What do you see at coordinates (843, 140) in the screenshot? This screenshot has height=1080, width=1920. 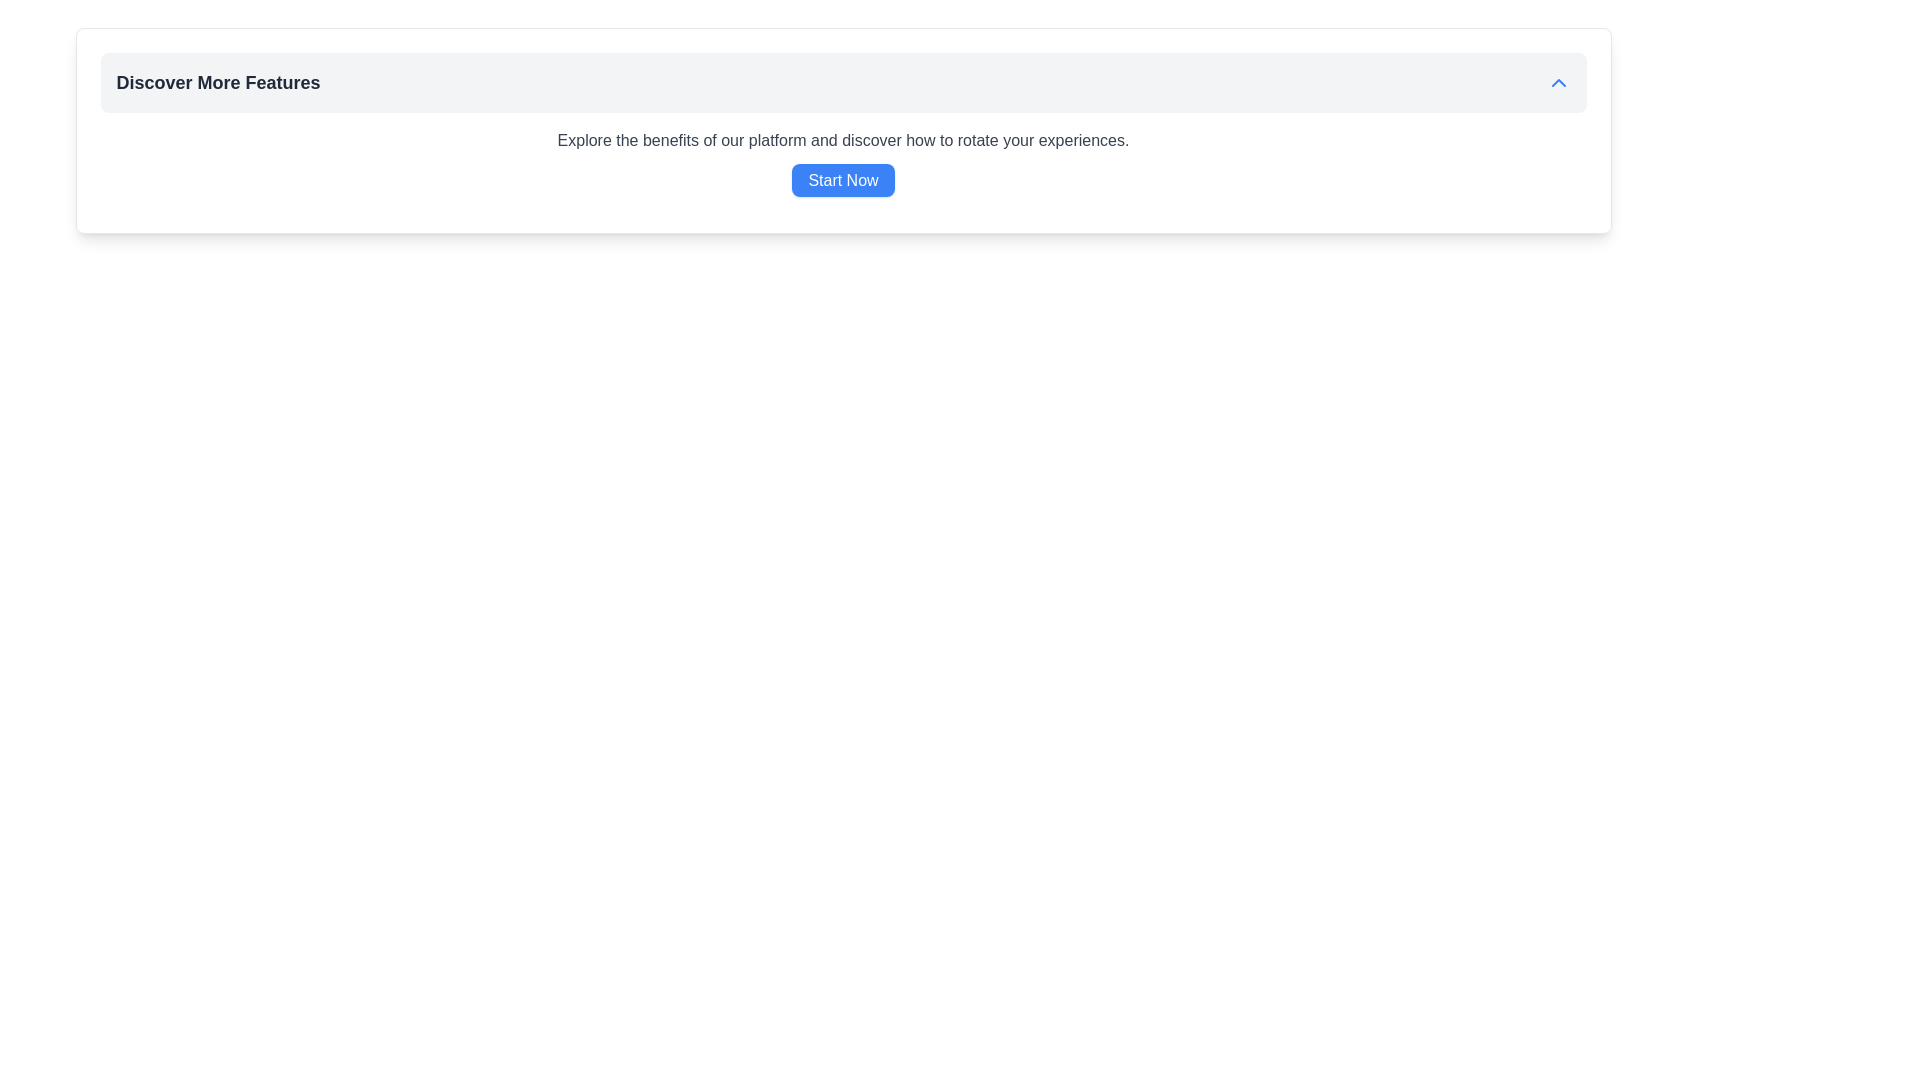 I see `the static text content that provides descriptive guidance or promotional text about the platform, located above the 'Start Now' button` at bounding box center [843, 140].